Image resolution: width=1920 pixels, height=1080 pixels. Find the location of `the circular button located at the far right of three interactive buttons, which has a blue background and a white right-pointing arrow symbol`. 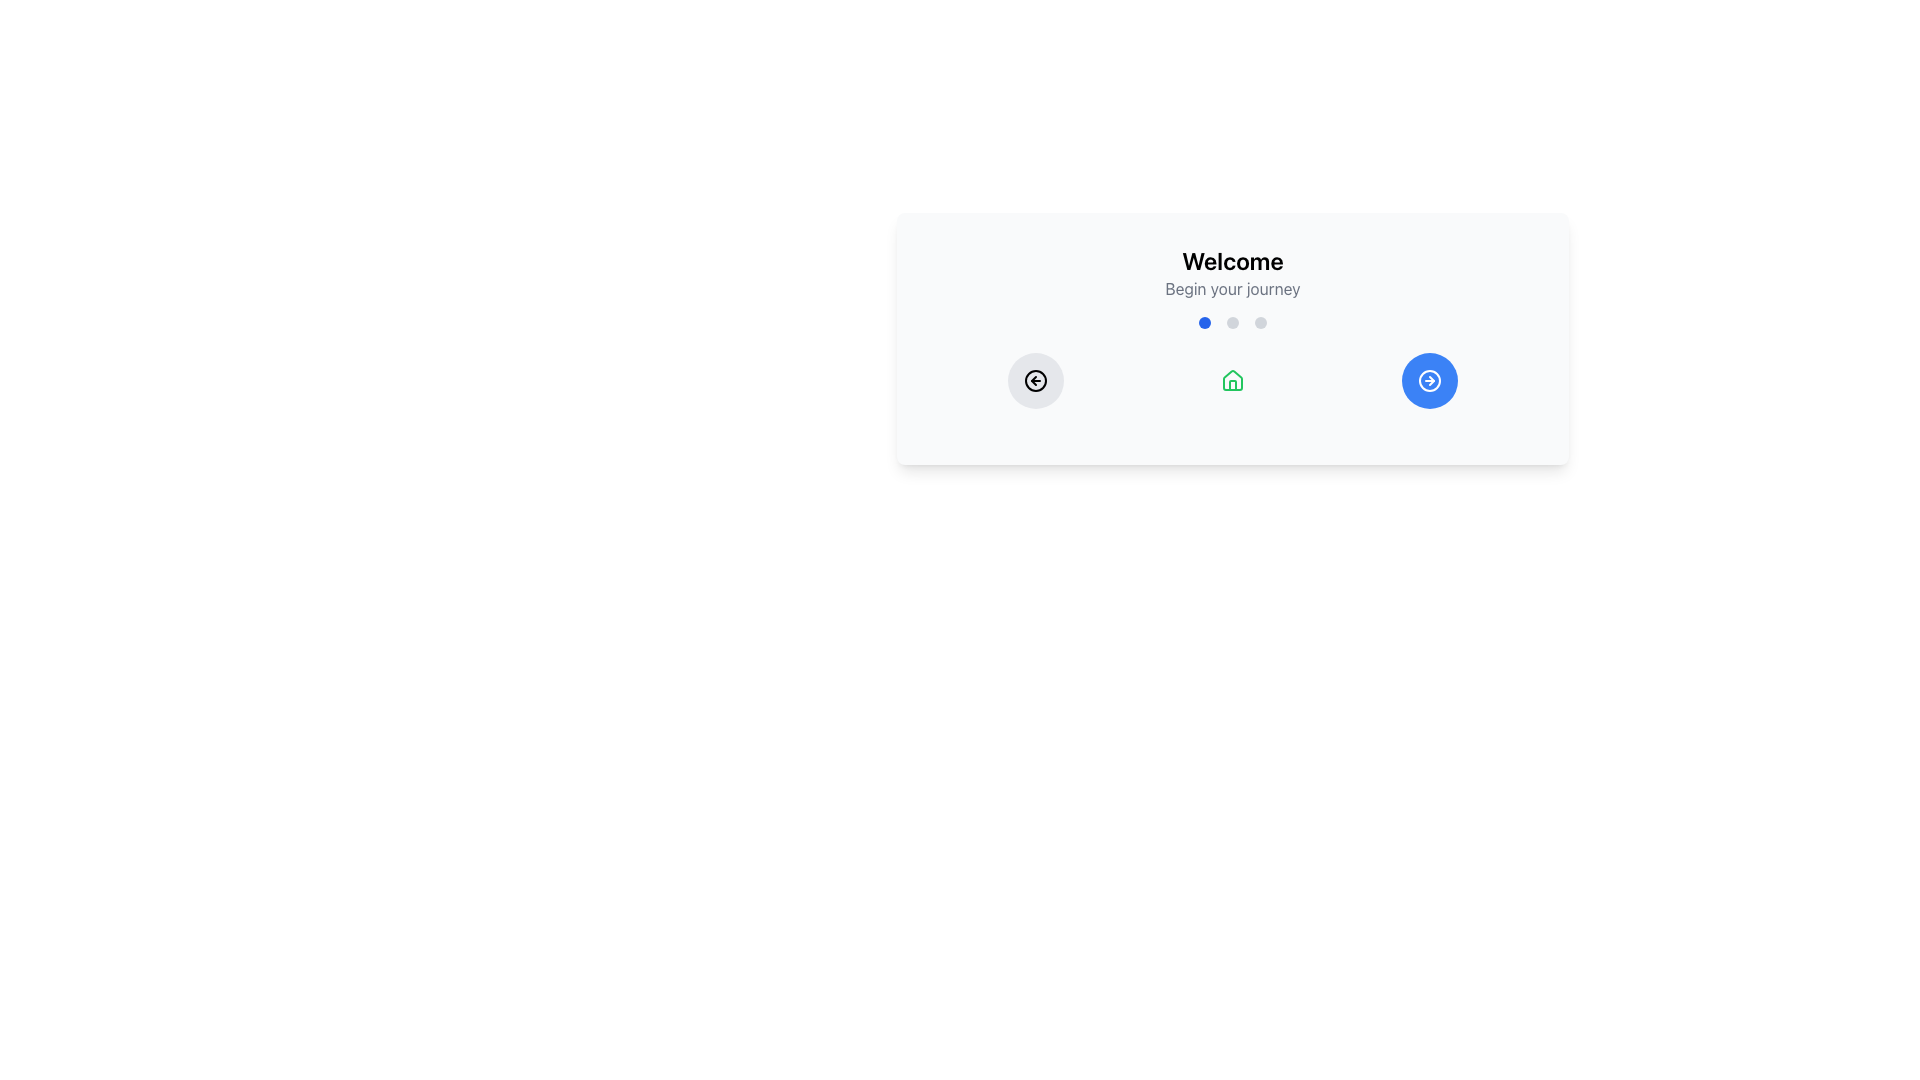

the circular button located at the far right of three interactive buttons, which has a blue background and a white right-pointing arrow symbol is located at coordinates (1429, 381).